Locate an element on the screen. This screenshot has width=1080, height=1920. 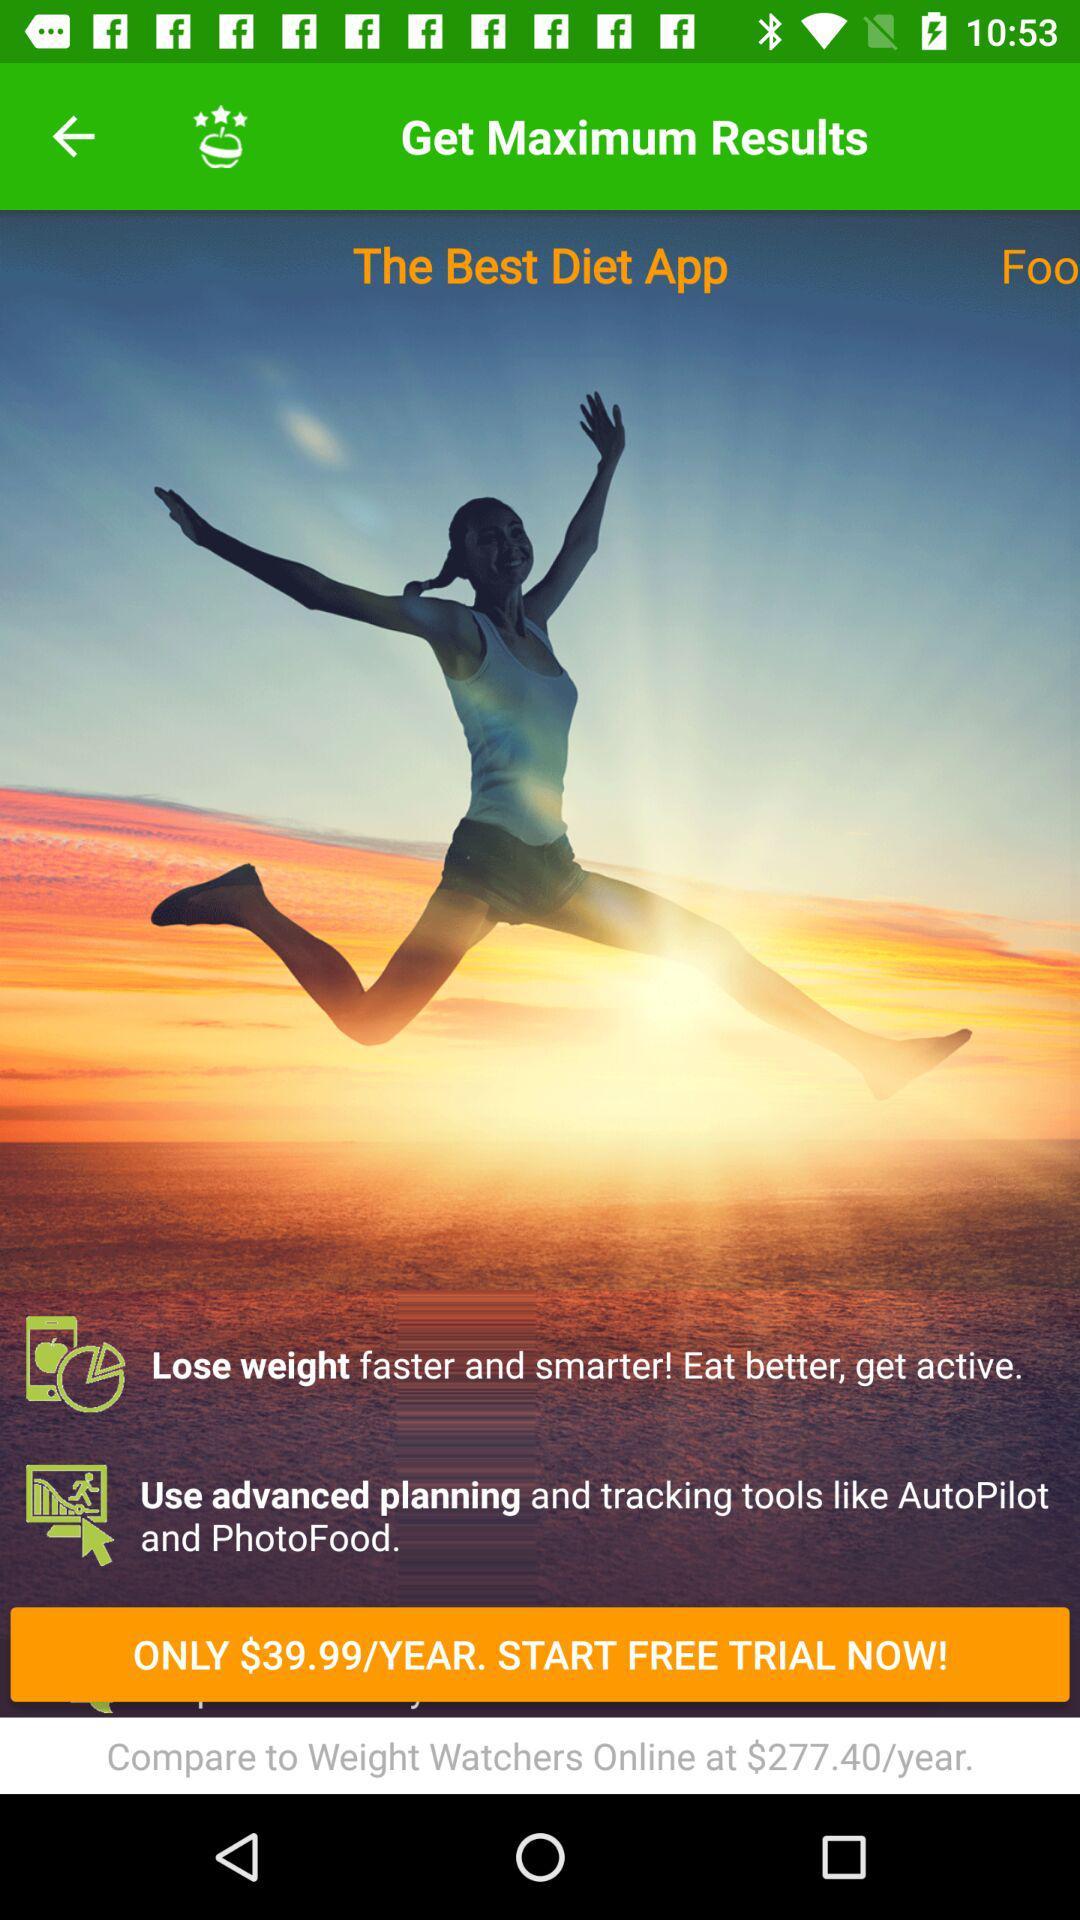
the item below use advanced planning is located at coordinates (540, 1654).